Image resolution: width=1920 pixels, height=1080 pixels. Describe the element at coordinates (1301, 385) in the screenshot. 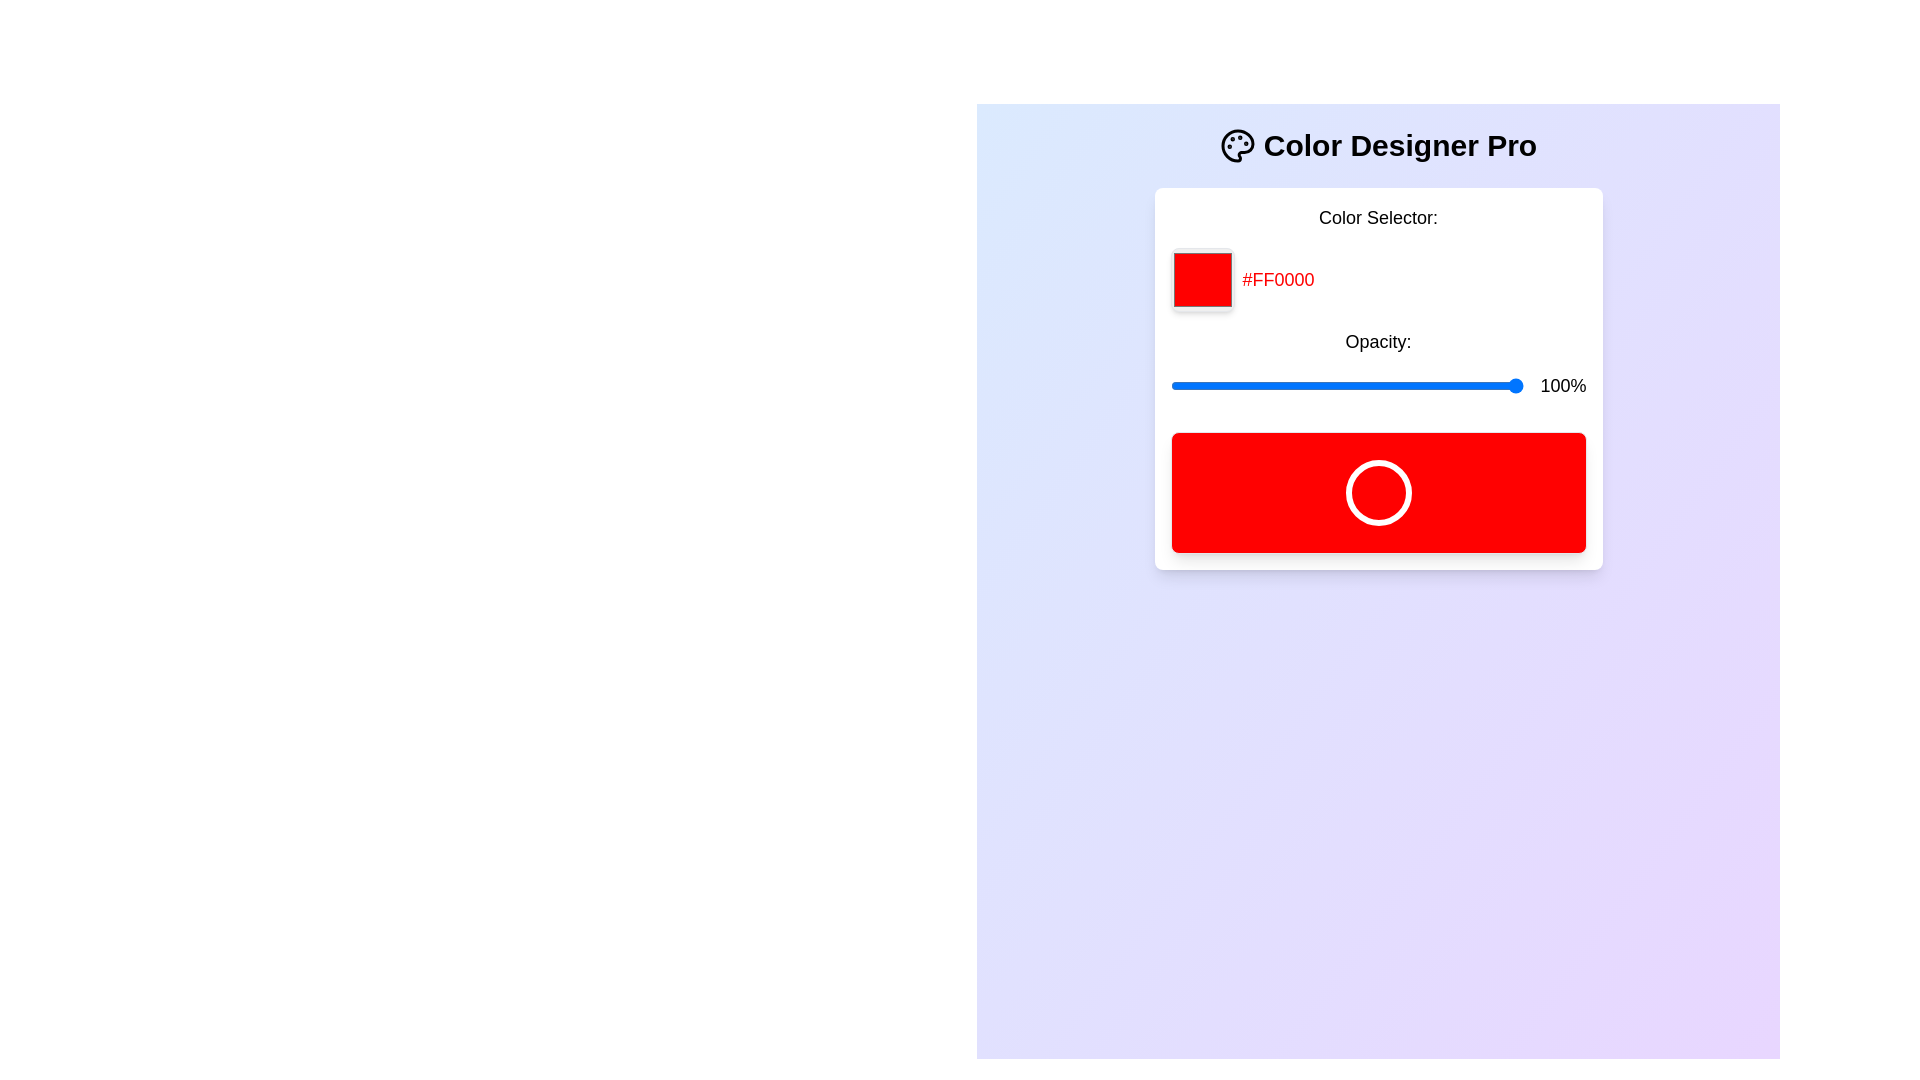

I see `opacity` at that location.